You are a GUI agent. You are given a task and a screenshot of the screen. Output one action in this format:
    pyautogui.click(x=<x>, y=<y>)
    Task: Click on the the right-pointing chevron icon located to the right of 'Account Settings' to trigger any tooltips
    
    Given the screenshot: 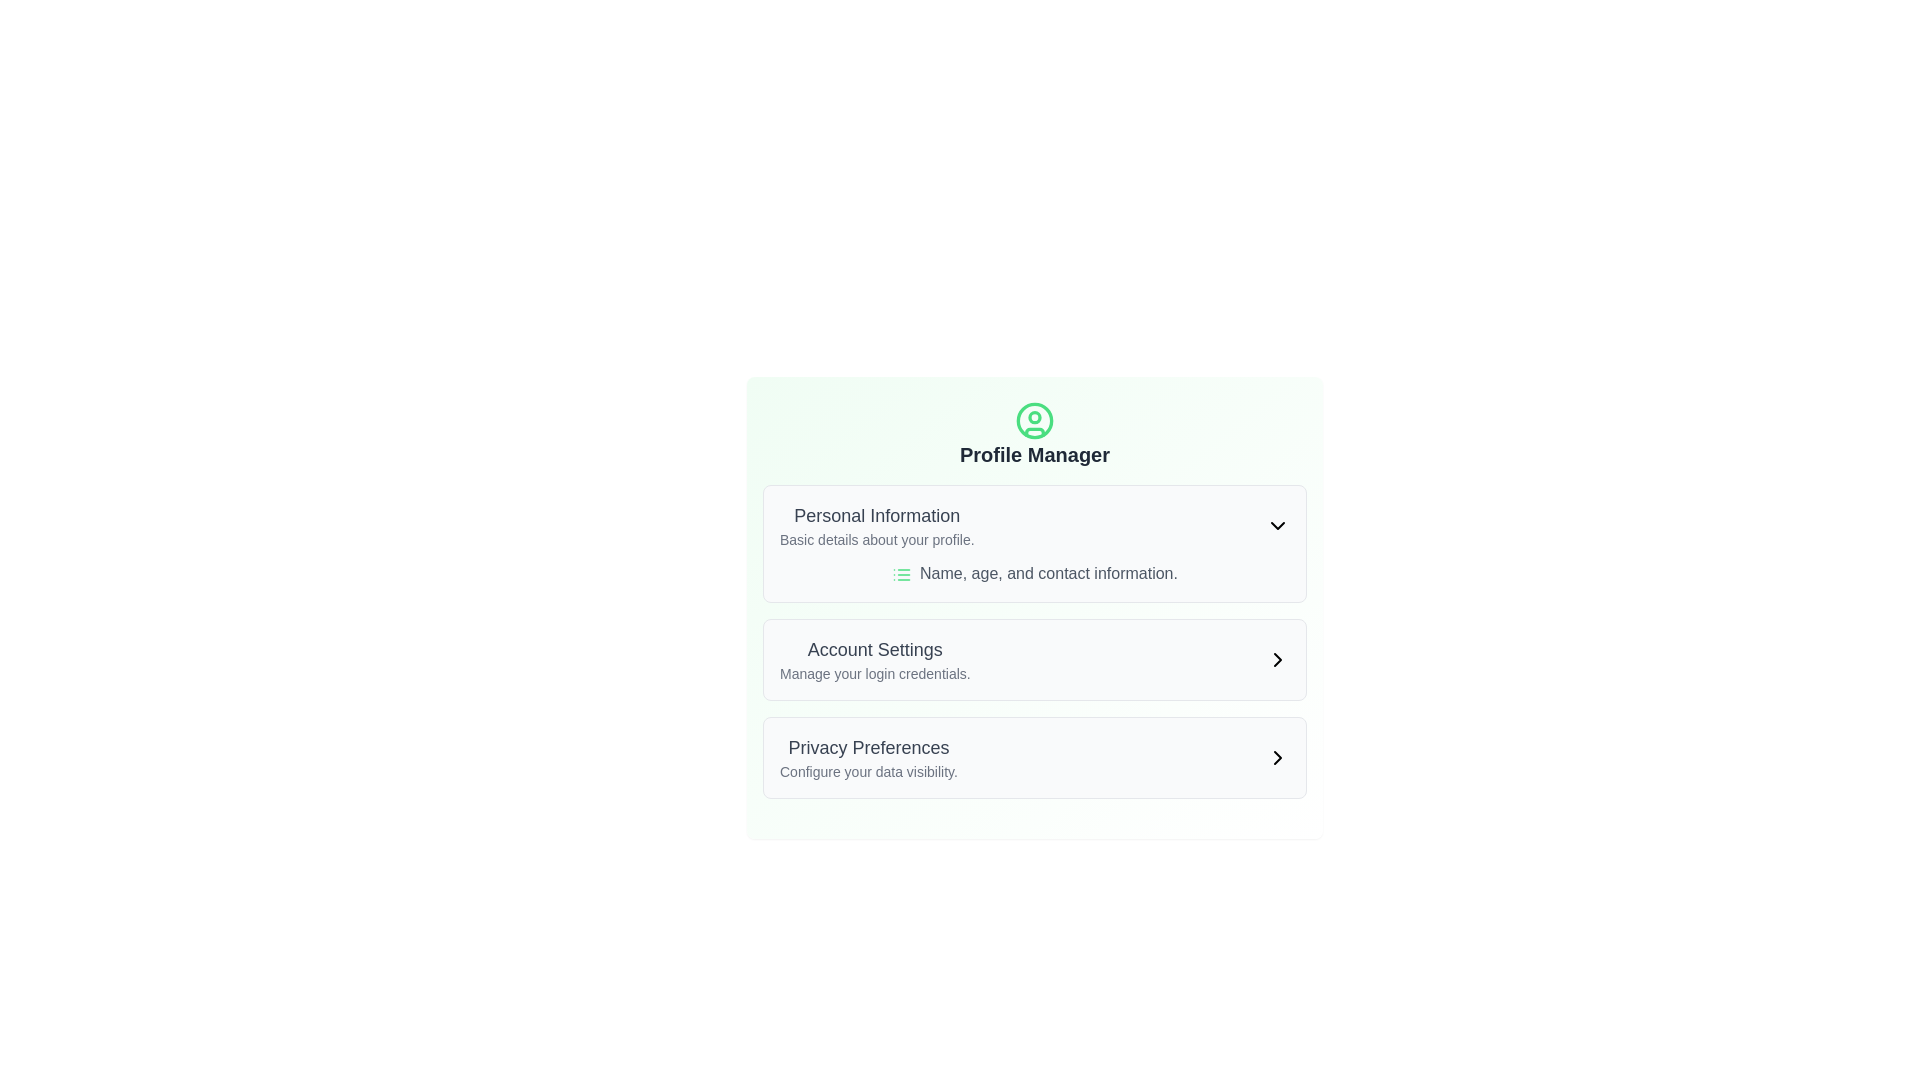 What is the action you would take?
    pyautogui.click(x=1276, y=659)
    